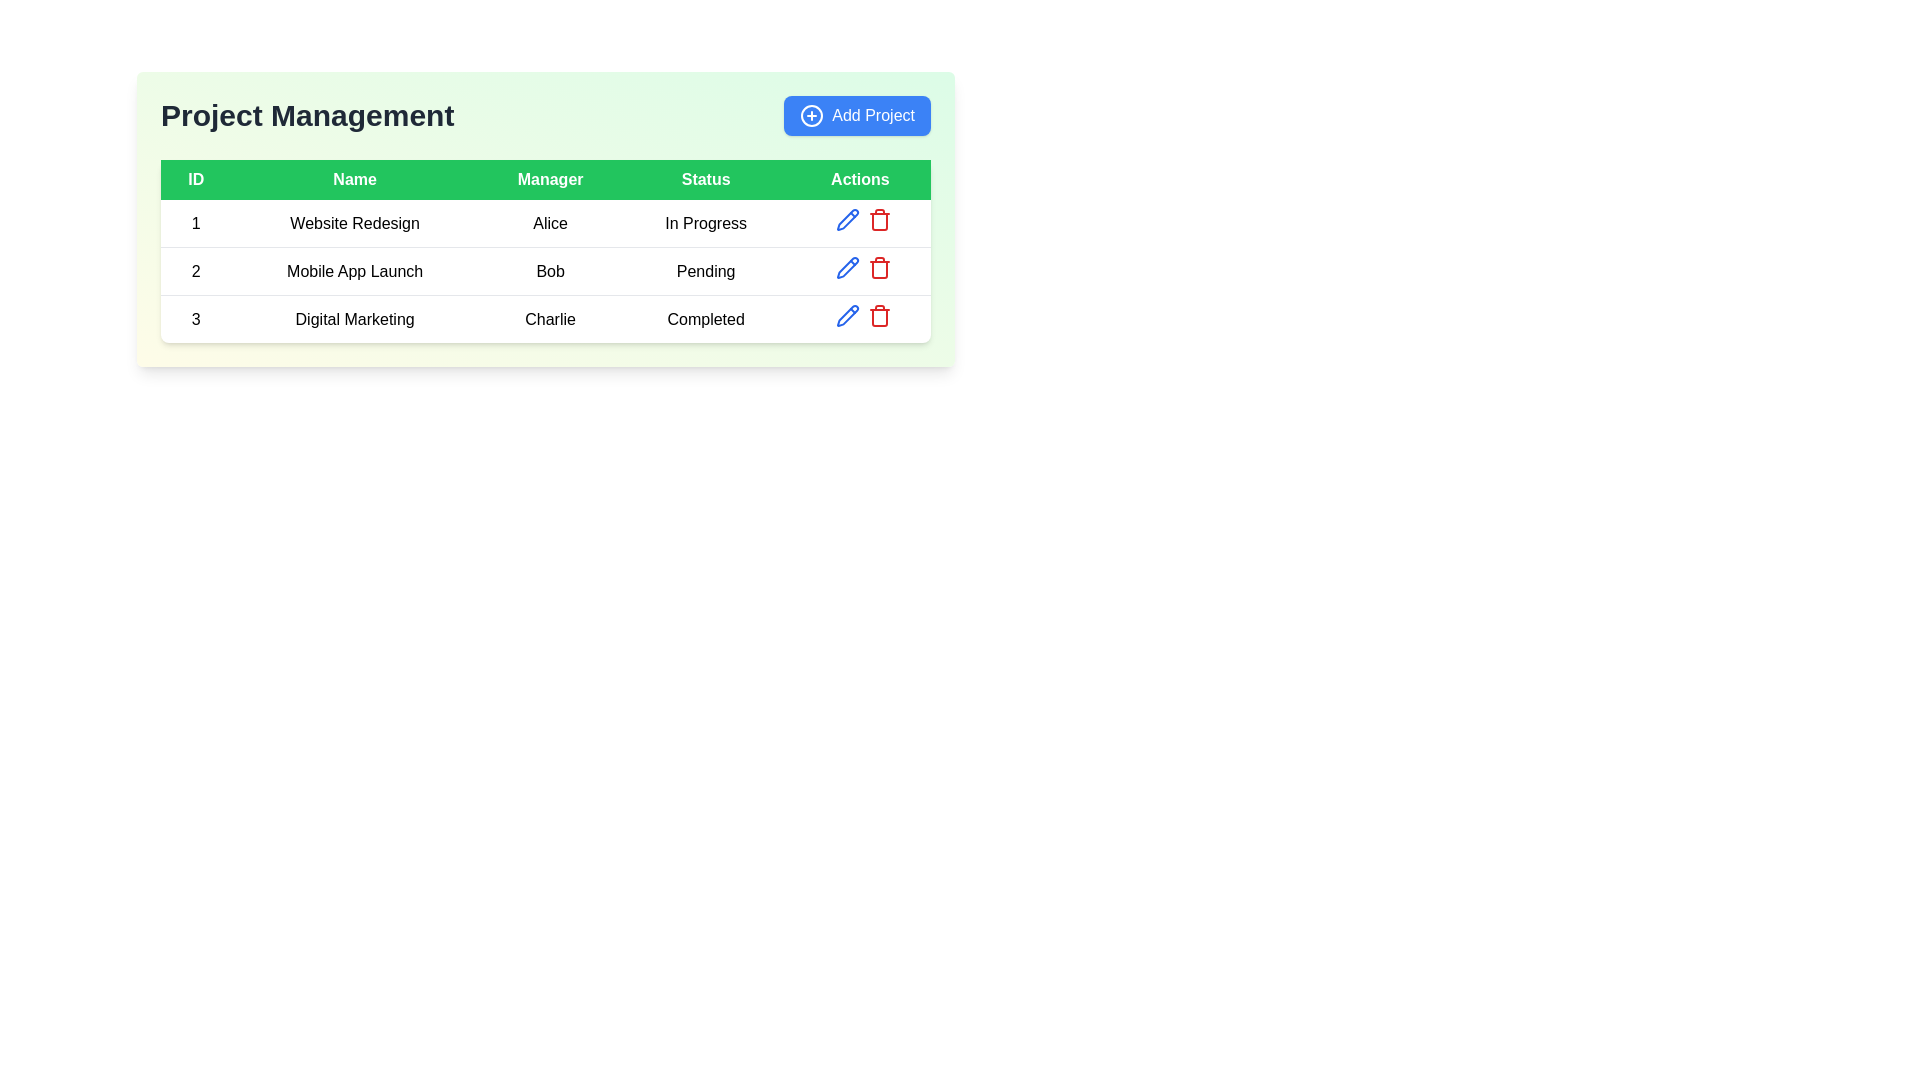 This screenshot has height=1080, width=1920. What do you see at coordinates (550, 318) in the screenshot?
I see `the text element that represents the manager associated with the project 'Digital Marketing' in the Project Management section, located in the third row and third column of the table` at bounding box center [550, 318].